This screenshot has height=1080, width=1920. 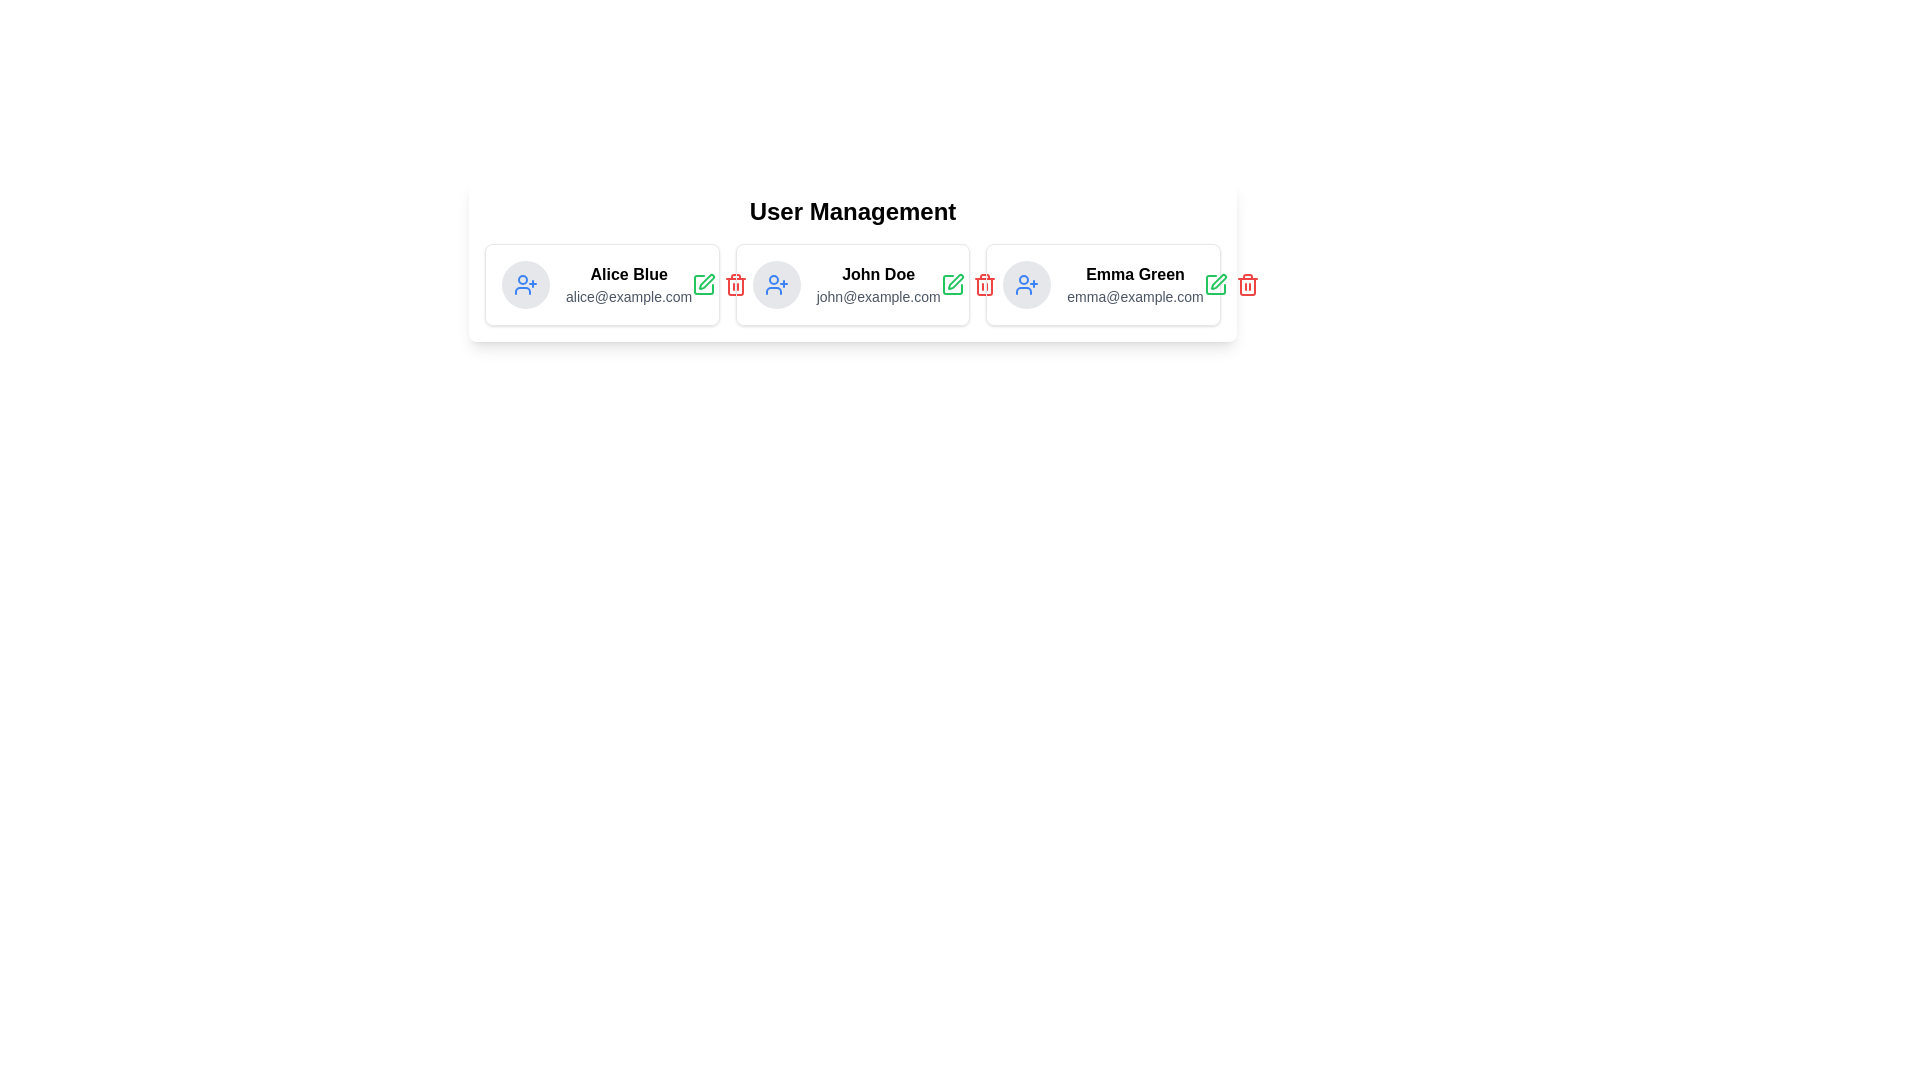 What do you see at coordinates (1135, 285) in the screenshot?
I see `the Composable text block displaying the user's name and email address, located at the rightmost position of the row of user cards` at bounding box center [1135, 285].